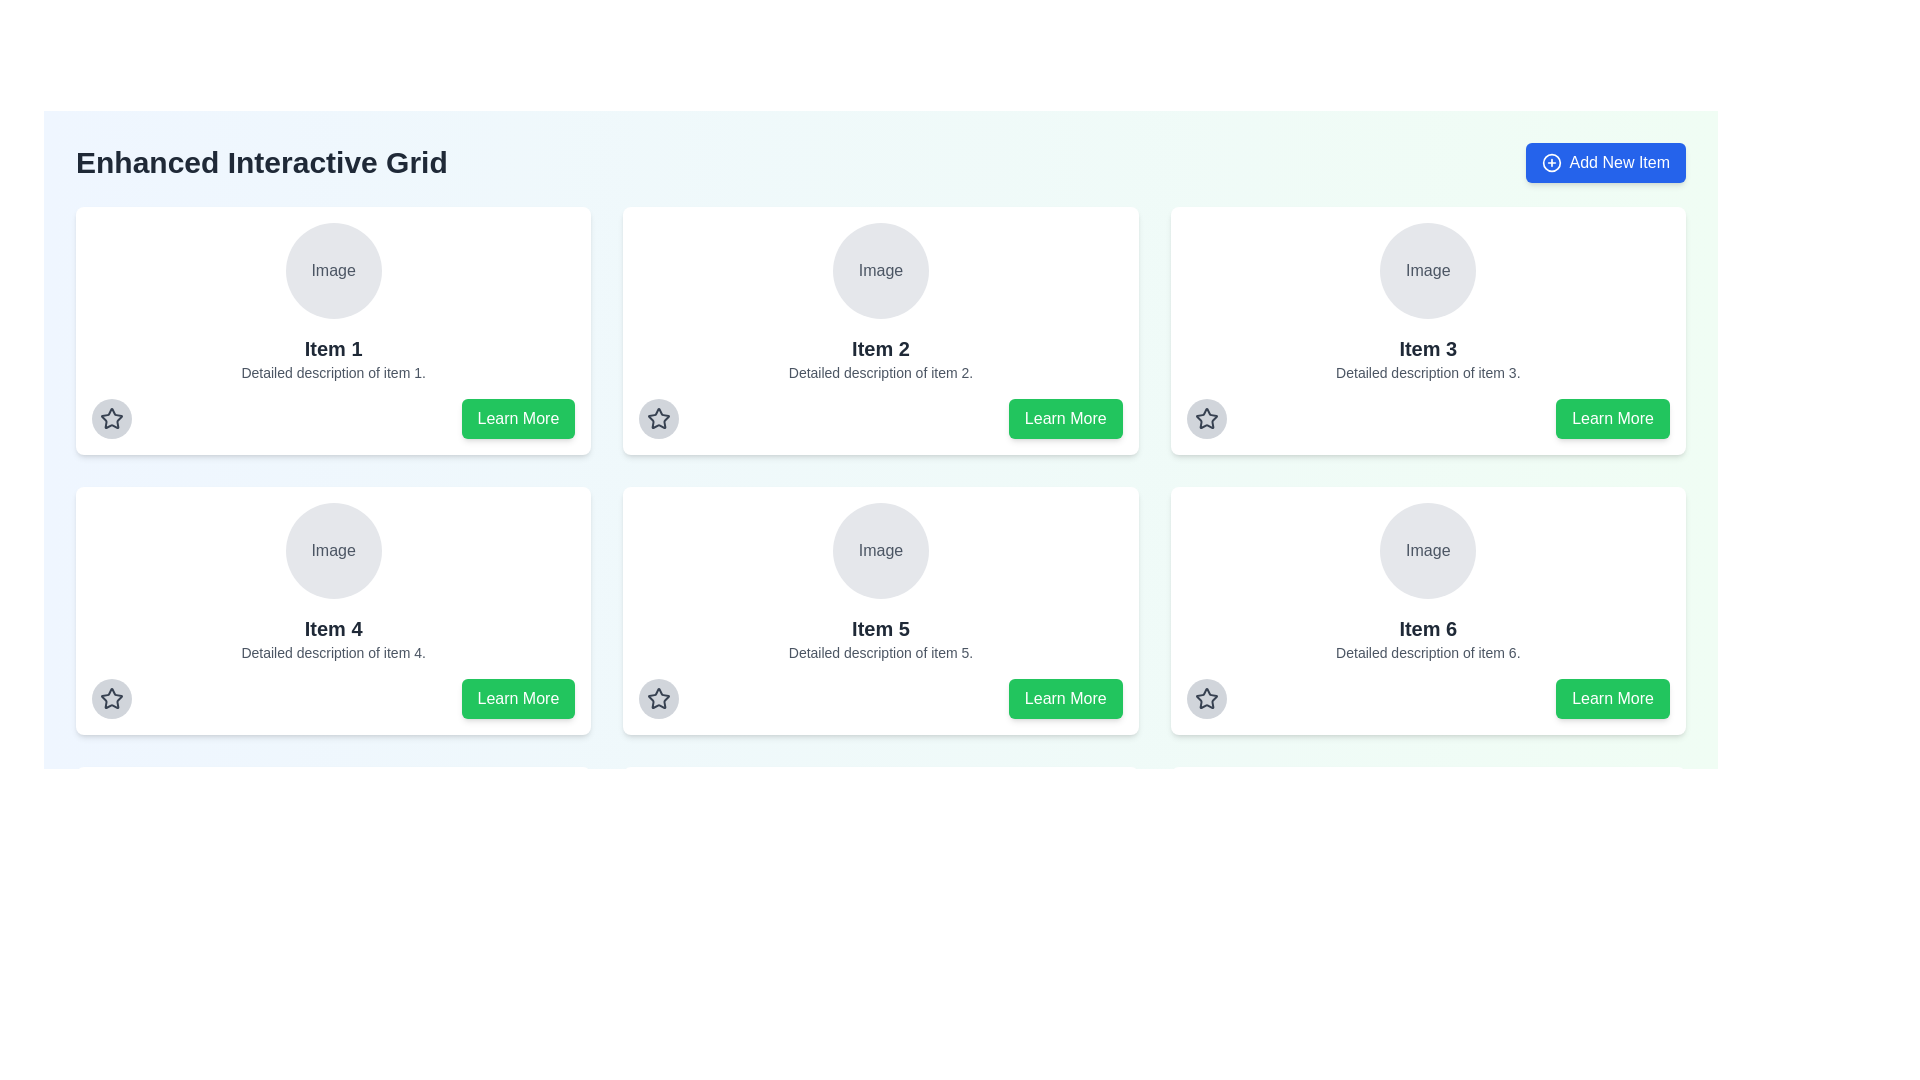  I want to click on the display card for item 3, which contains a placeholder image, title, and description, located in the top-right of the grid layout, so click(1427, 303).